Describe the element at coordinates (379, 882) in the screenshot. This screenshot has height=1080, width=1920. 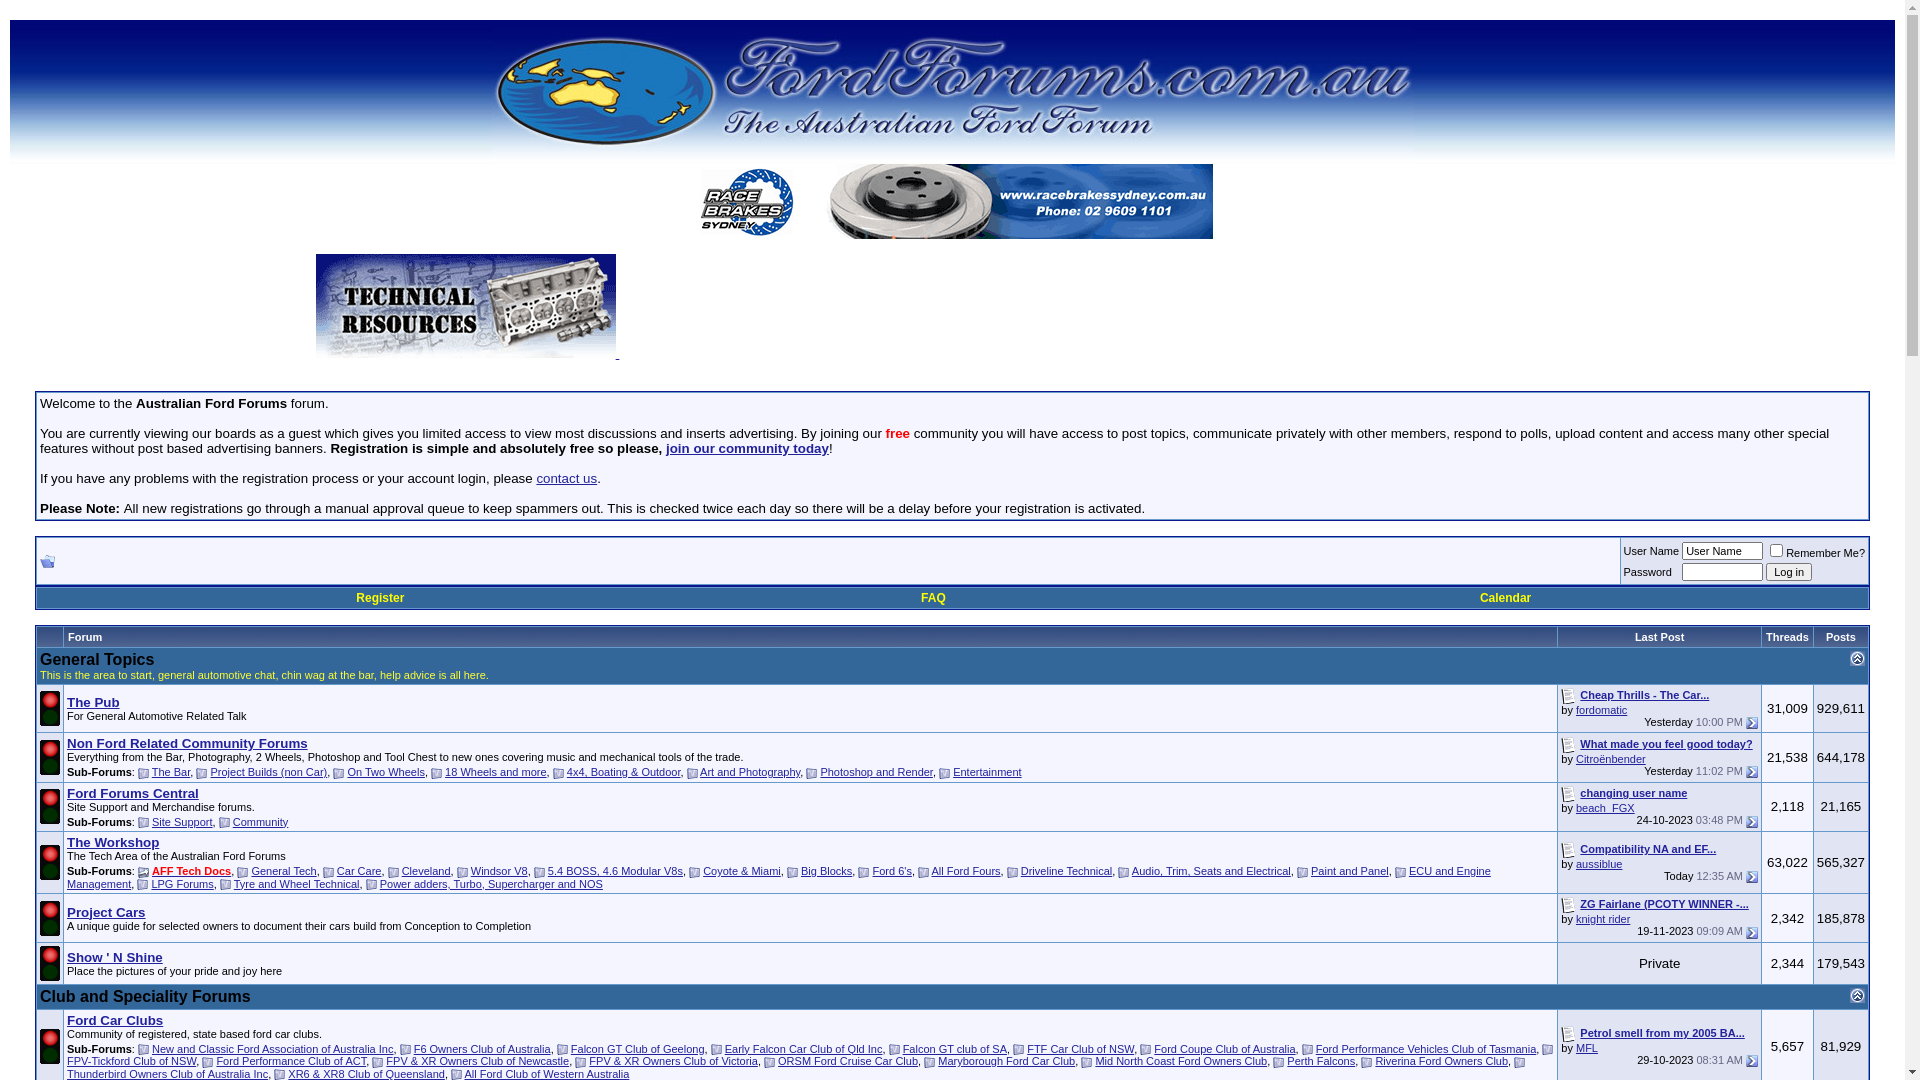
I see `'Power adders, Turbo, Supercharger and NOS'` at that location.